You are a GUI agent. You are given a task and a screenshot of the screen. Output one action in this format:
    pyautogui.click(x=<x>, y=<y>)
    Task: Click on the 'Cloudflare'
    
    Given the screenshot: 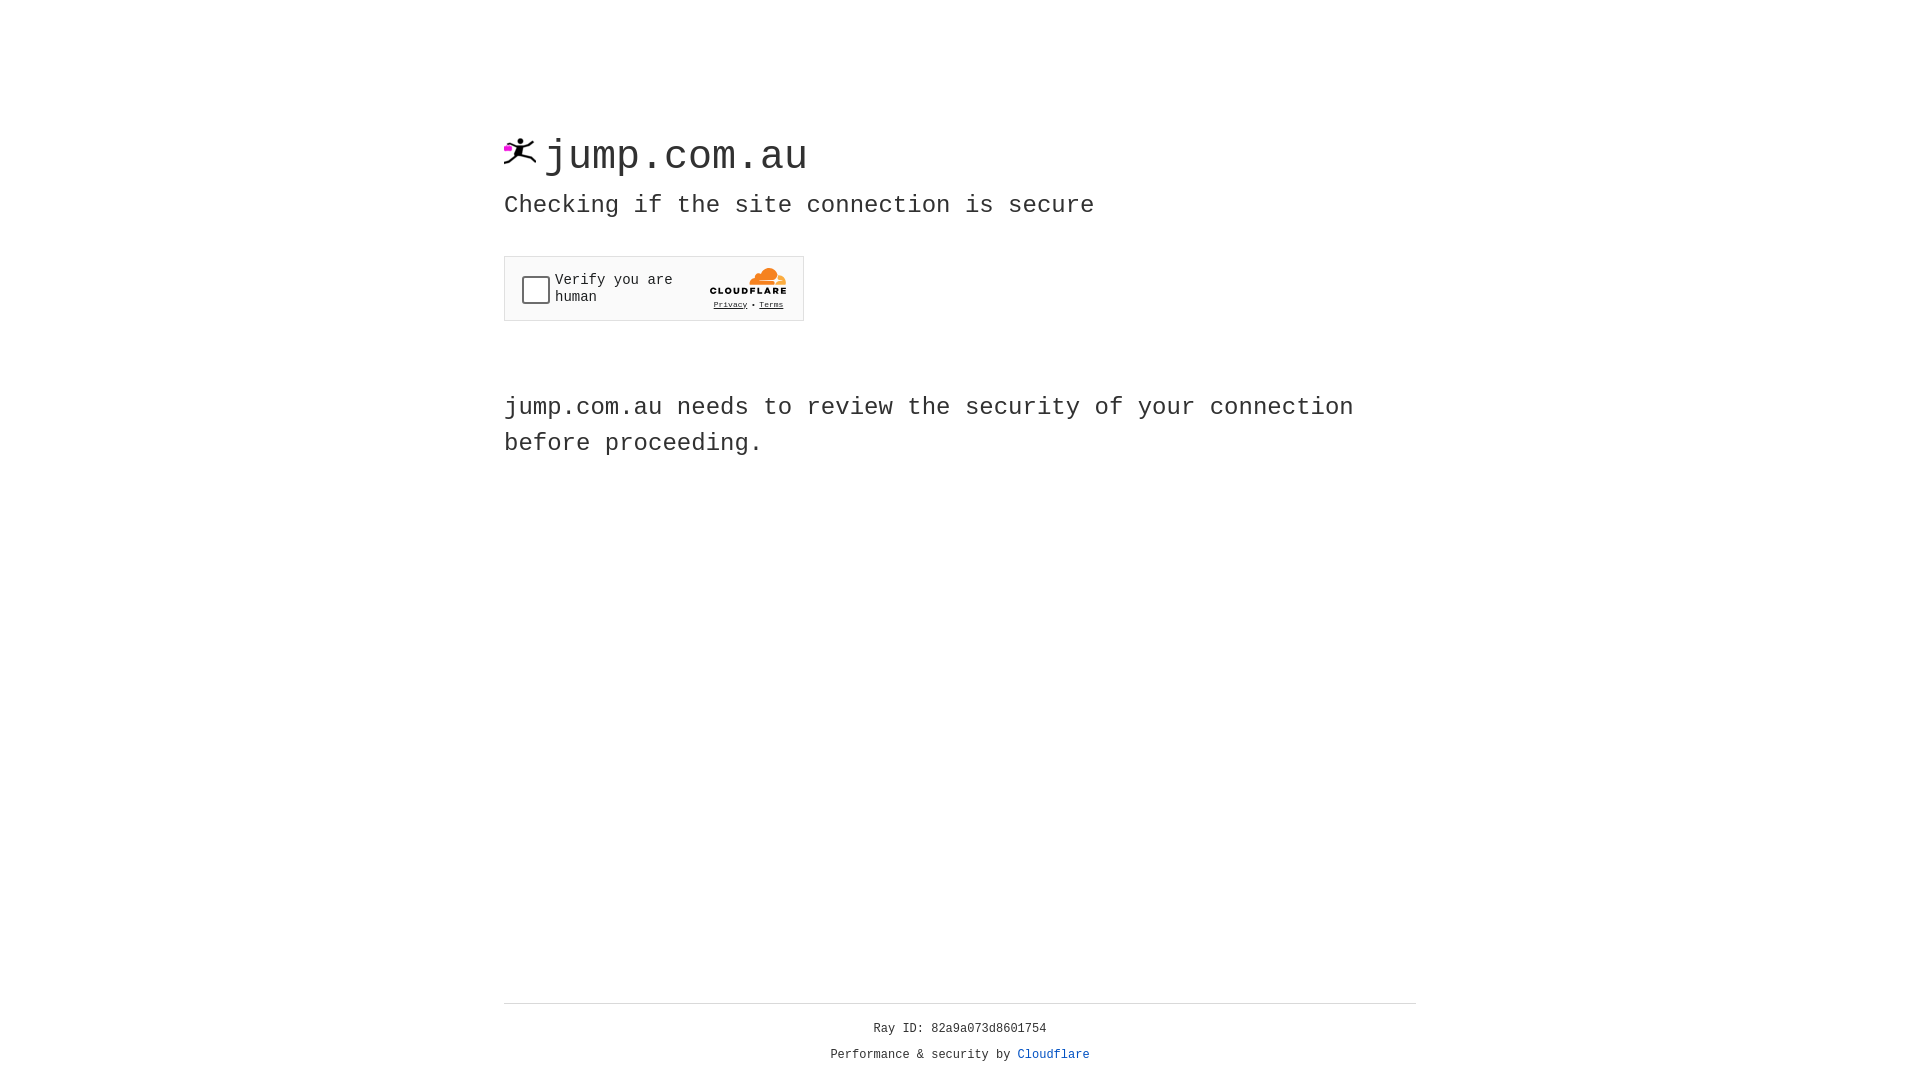 What is the action you would take?
    pyautogui.click(x=1053, y=1054)
    